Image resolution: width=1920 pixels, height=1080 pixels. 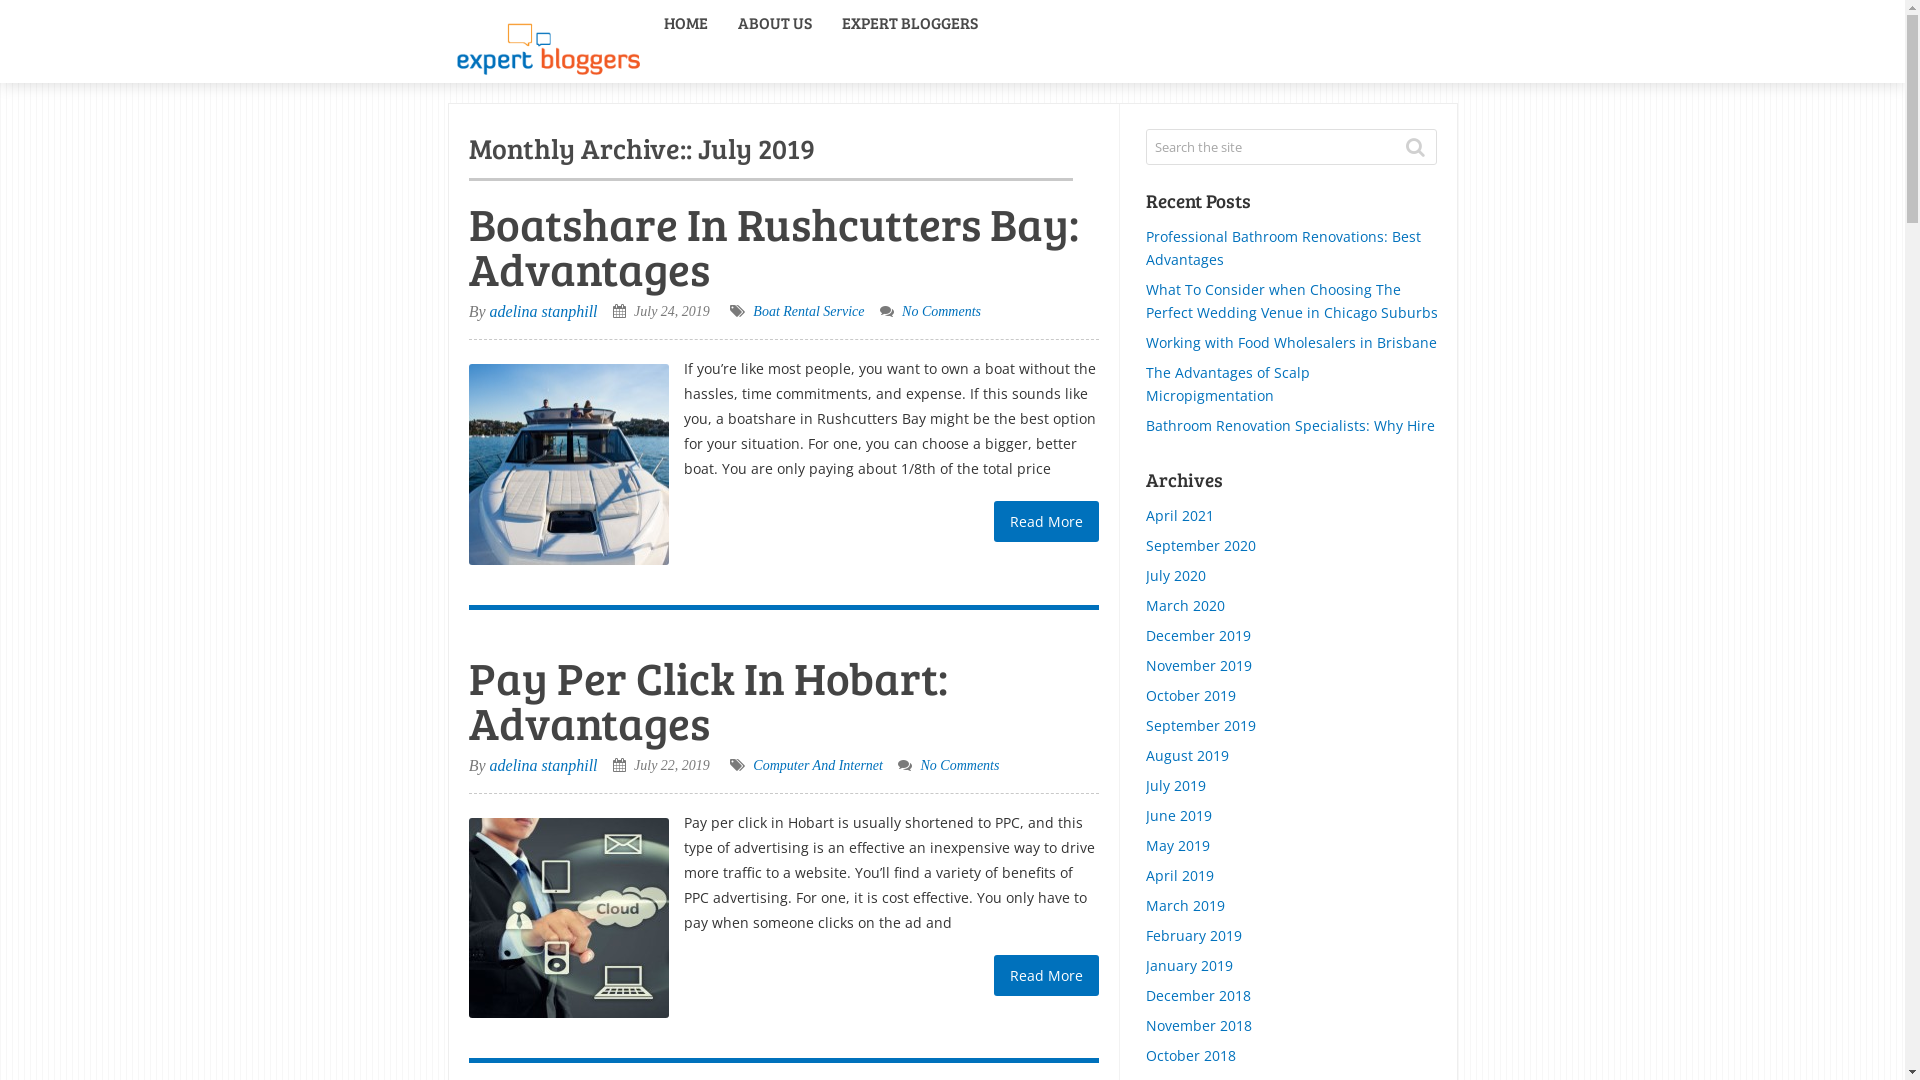 What do you see at coordinates (543, 311) in the screenshot?
I see `'adelina stanphill'` at bounding box center [543, 311].